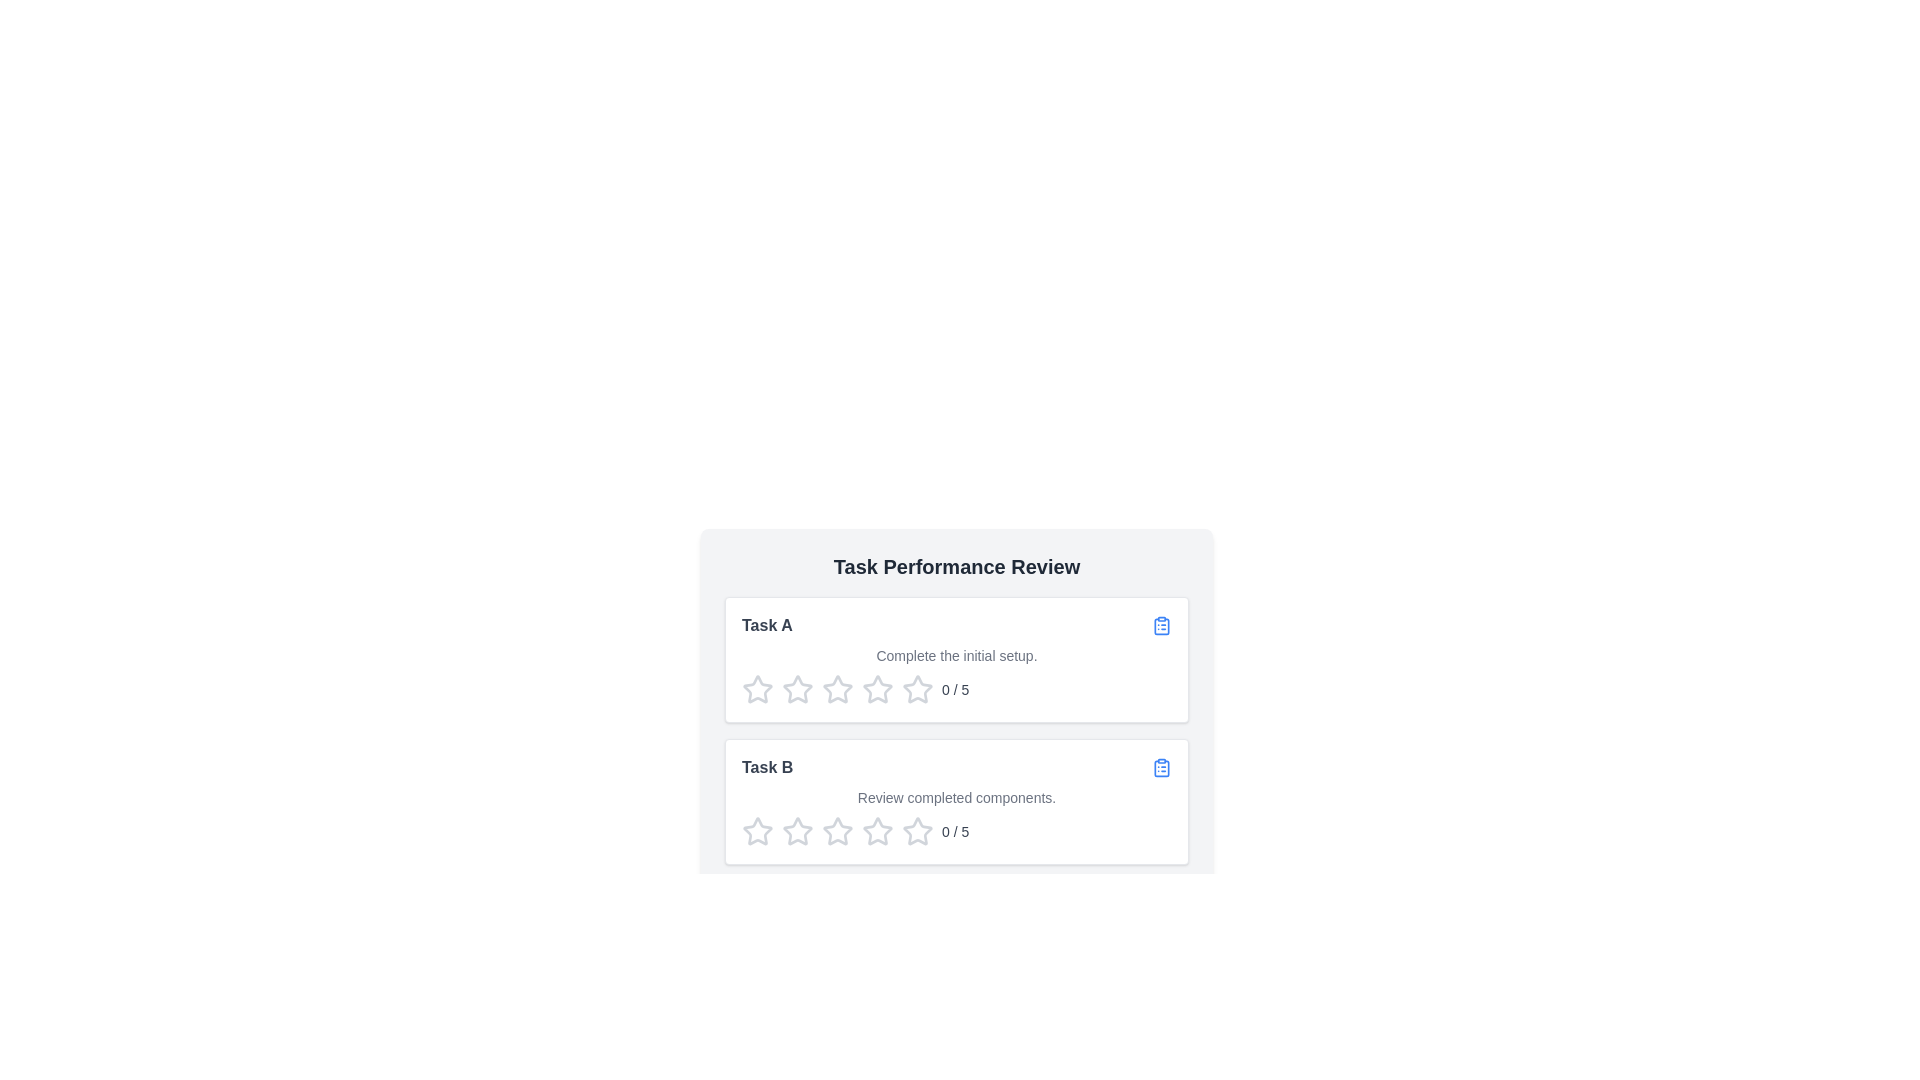  I want to click on current rating value displayed by the text label located to the right of the five star icons in the 'Task B: Review completed components' section, so click(955, 832).